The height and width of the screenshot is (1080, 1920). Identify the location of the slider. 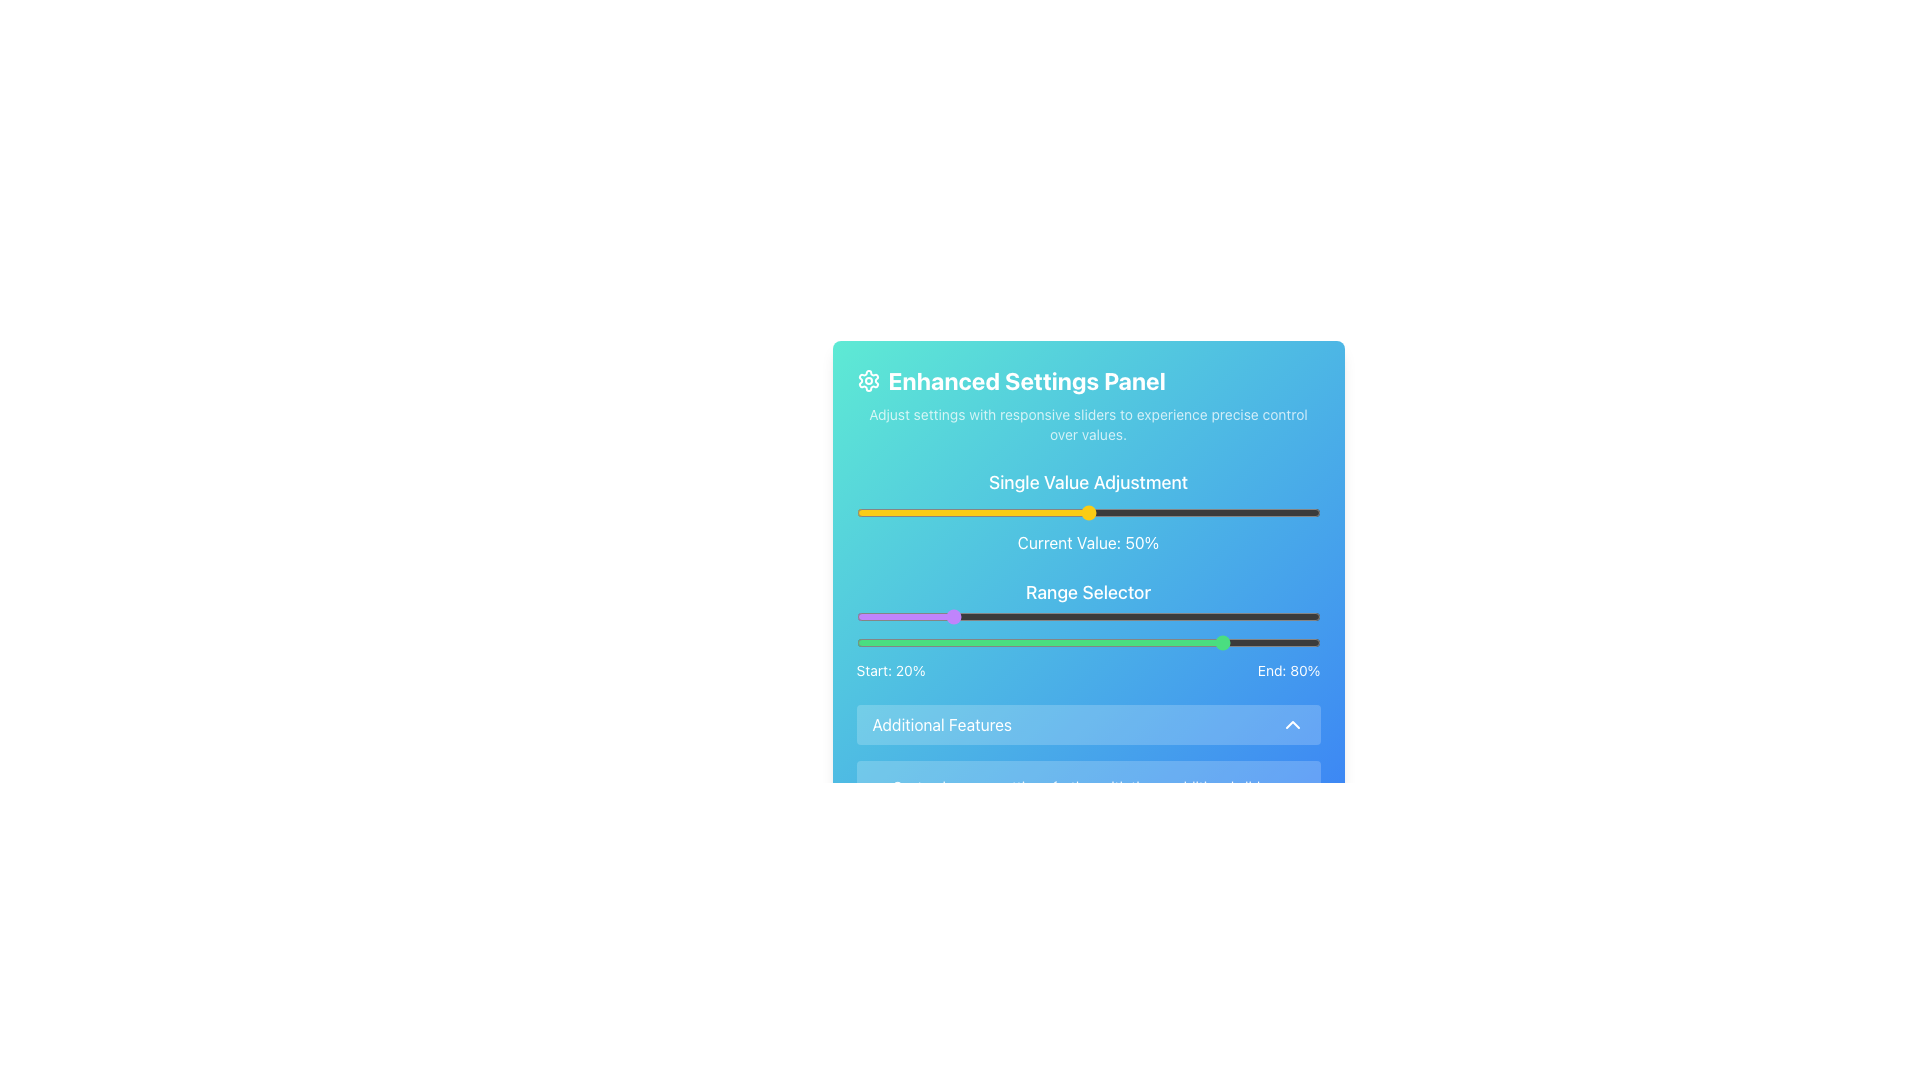
(911, 512).